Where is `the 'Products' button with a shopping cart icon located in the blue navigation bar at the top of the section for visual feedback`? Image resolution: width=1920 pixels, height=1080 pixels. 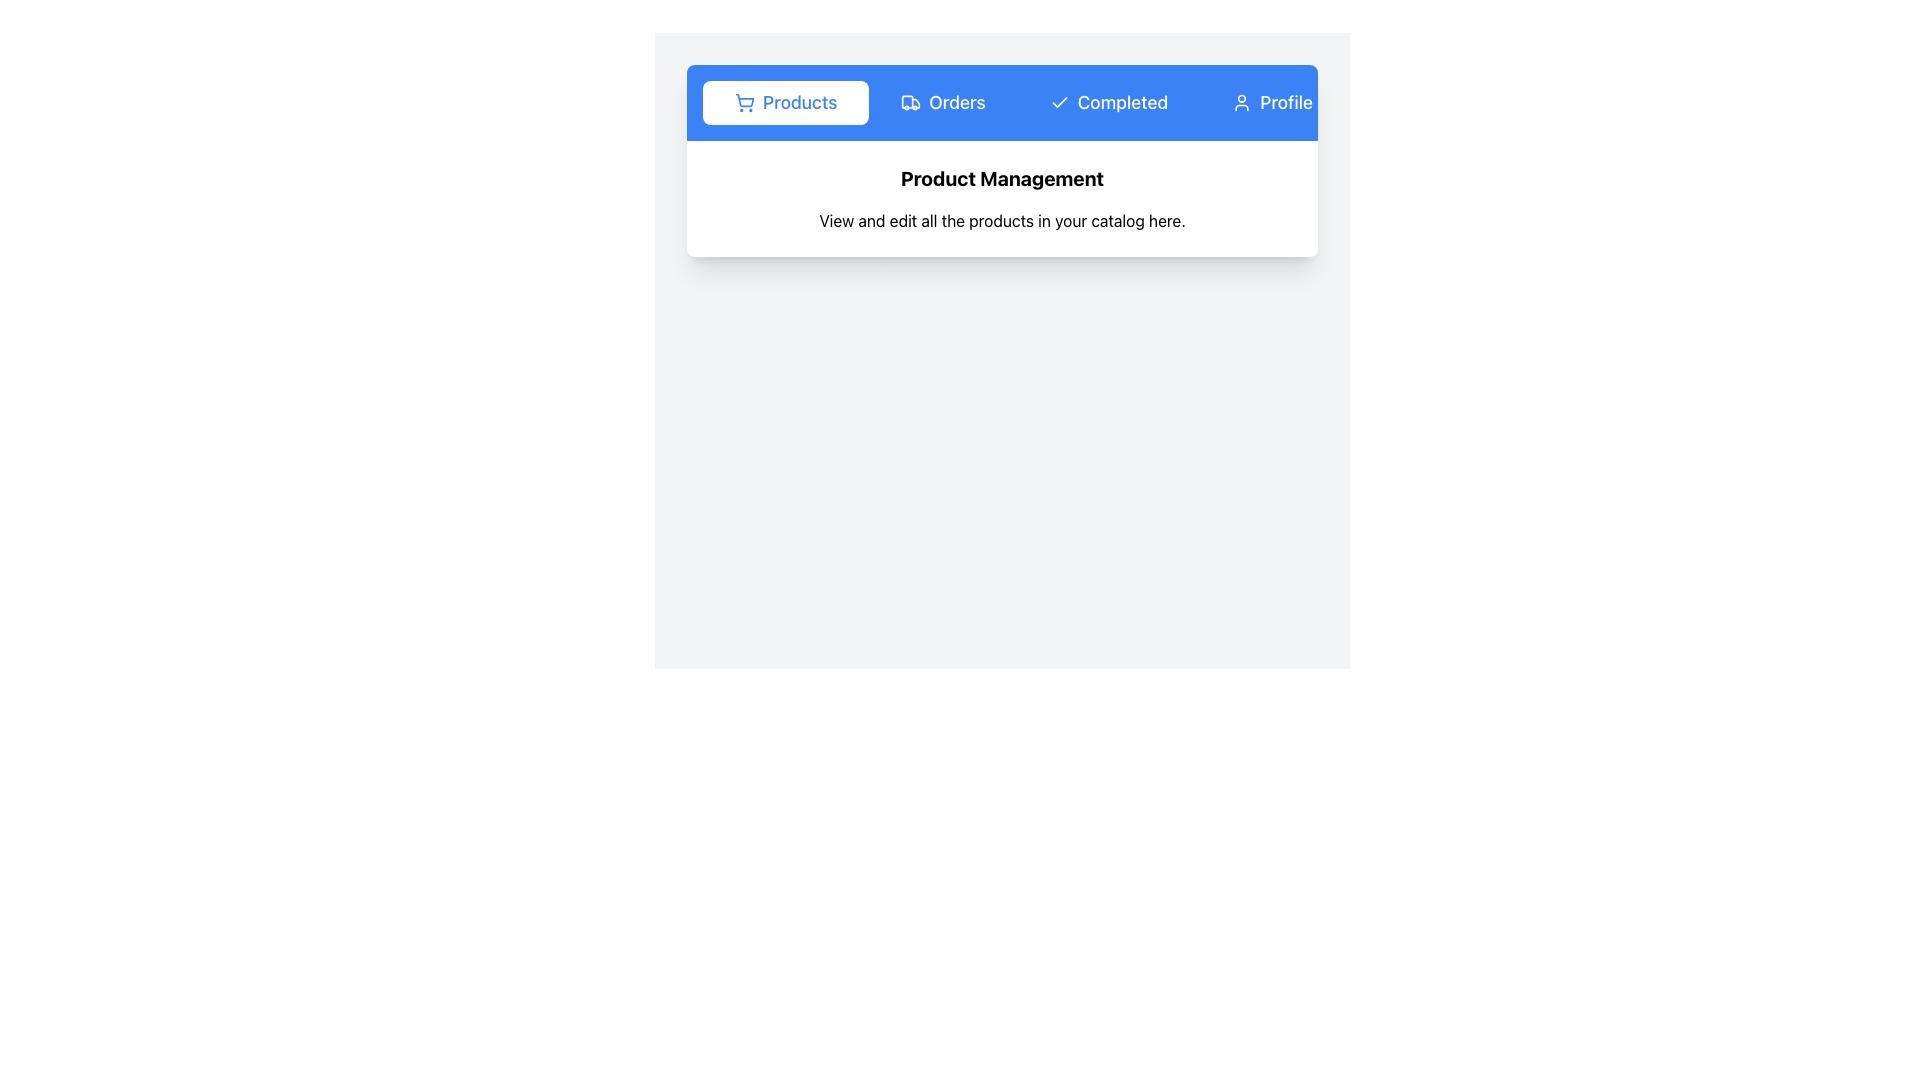
the 'Products' button with a shopping cart icon located in the blue navigation bar at the top of the section for visual feedback is located at coordinates (785, 103).